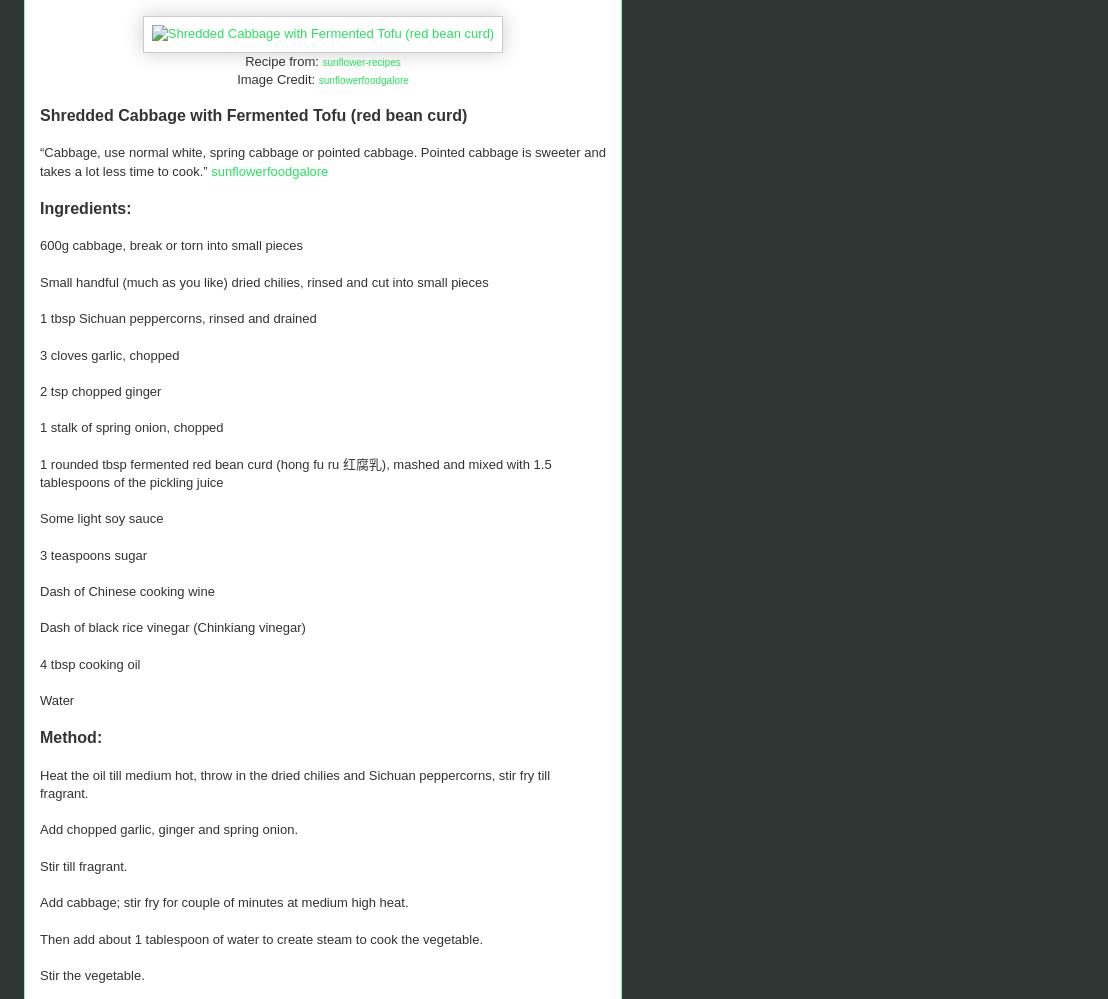  What do you see at coordinates (39, 389) in the screenshot?
I see `'2 tsp chopped ginger'` at bounding box center [39, 389].